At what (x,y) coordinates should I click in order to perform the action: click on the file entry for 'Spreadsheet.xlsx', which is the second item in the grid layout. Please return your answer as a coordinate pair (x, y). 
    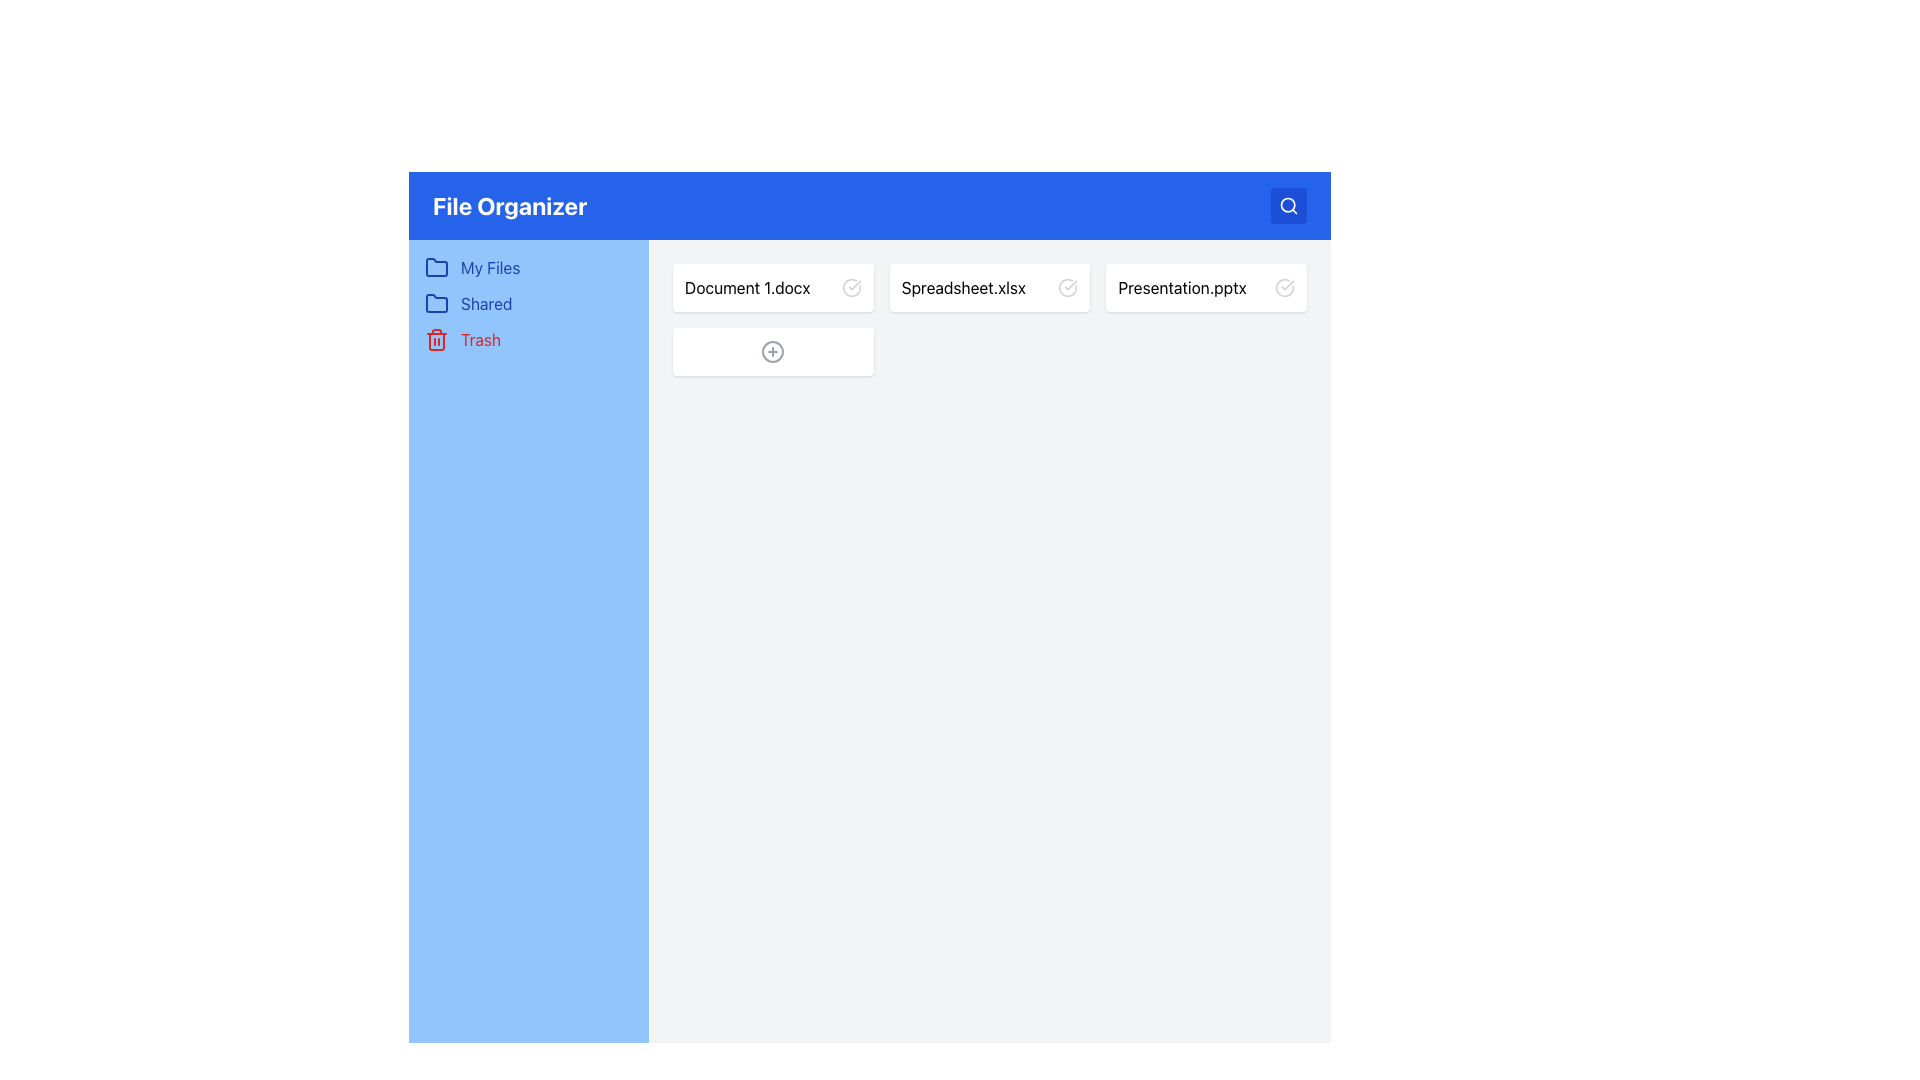
    Looking at the image, I should click on (989, 288).